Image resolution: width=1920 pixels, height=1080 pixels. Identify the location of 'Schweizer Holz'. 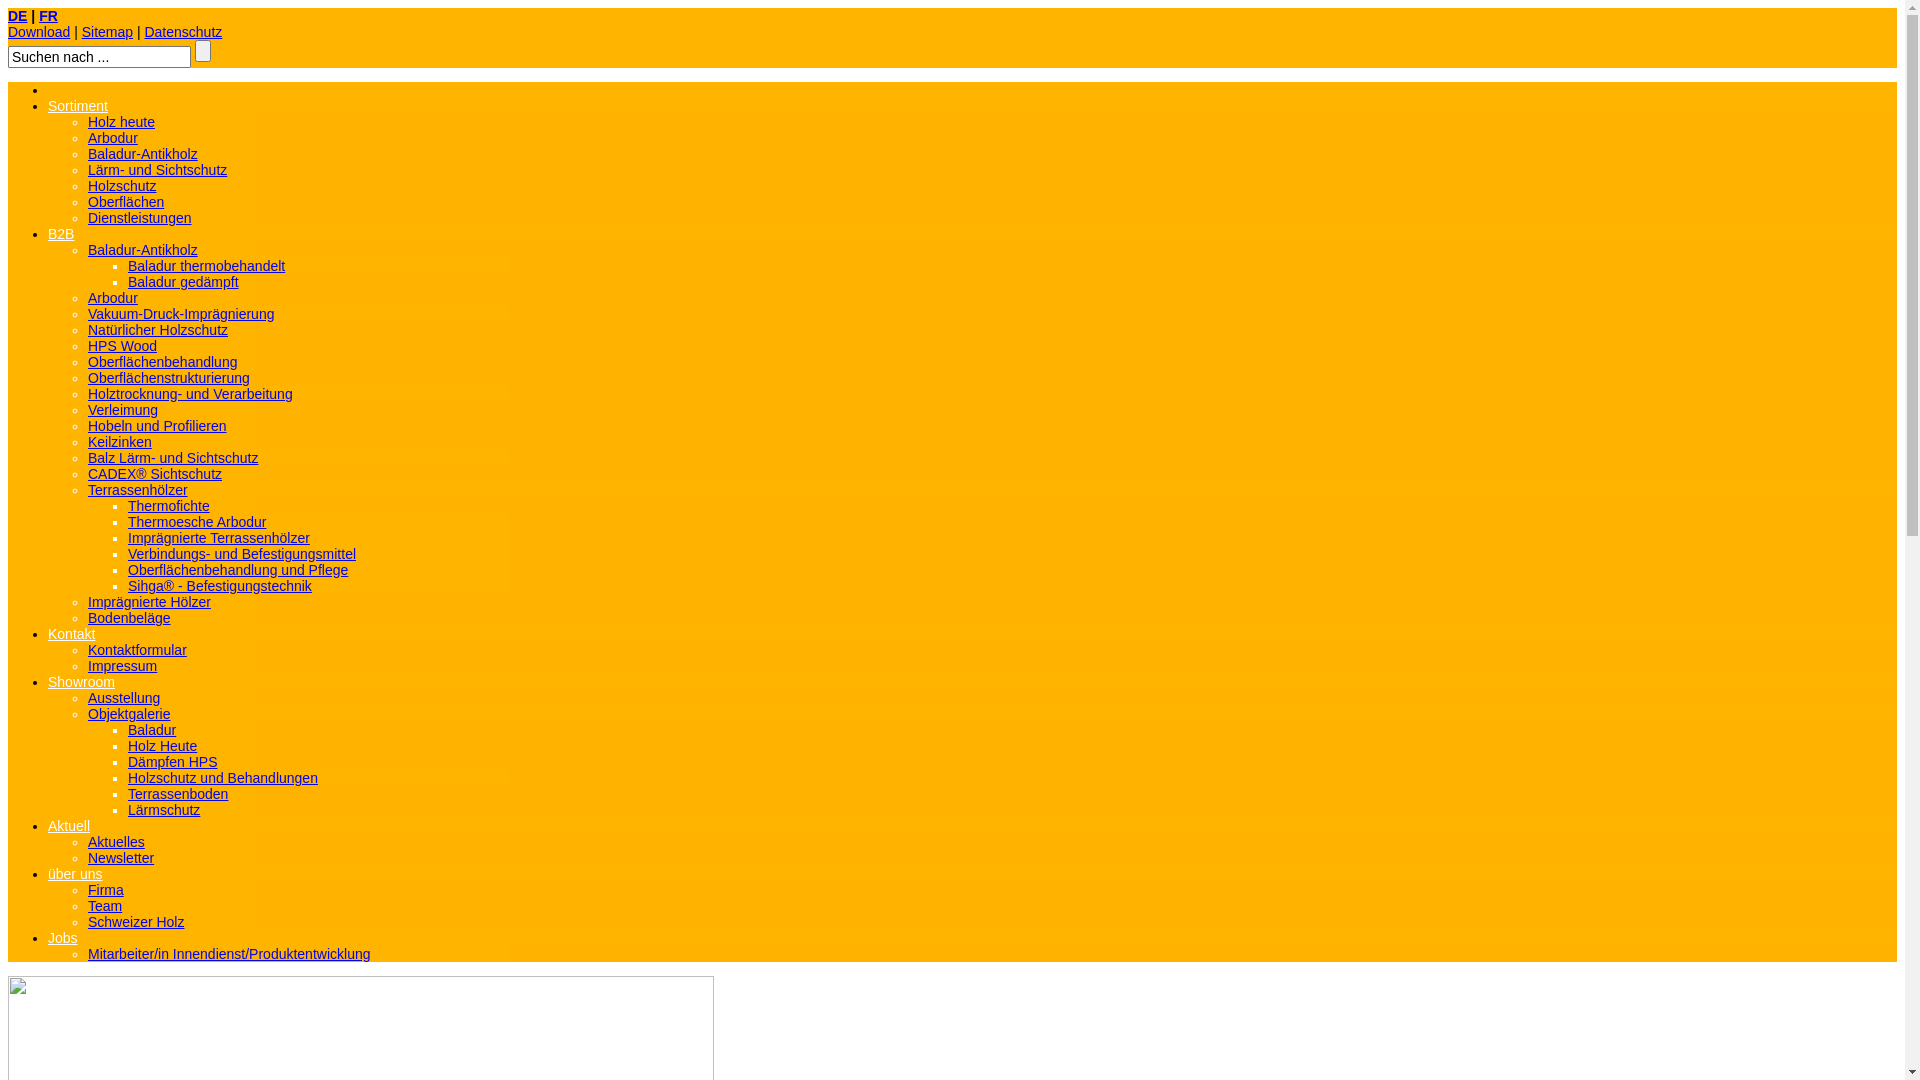
(134, 921).